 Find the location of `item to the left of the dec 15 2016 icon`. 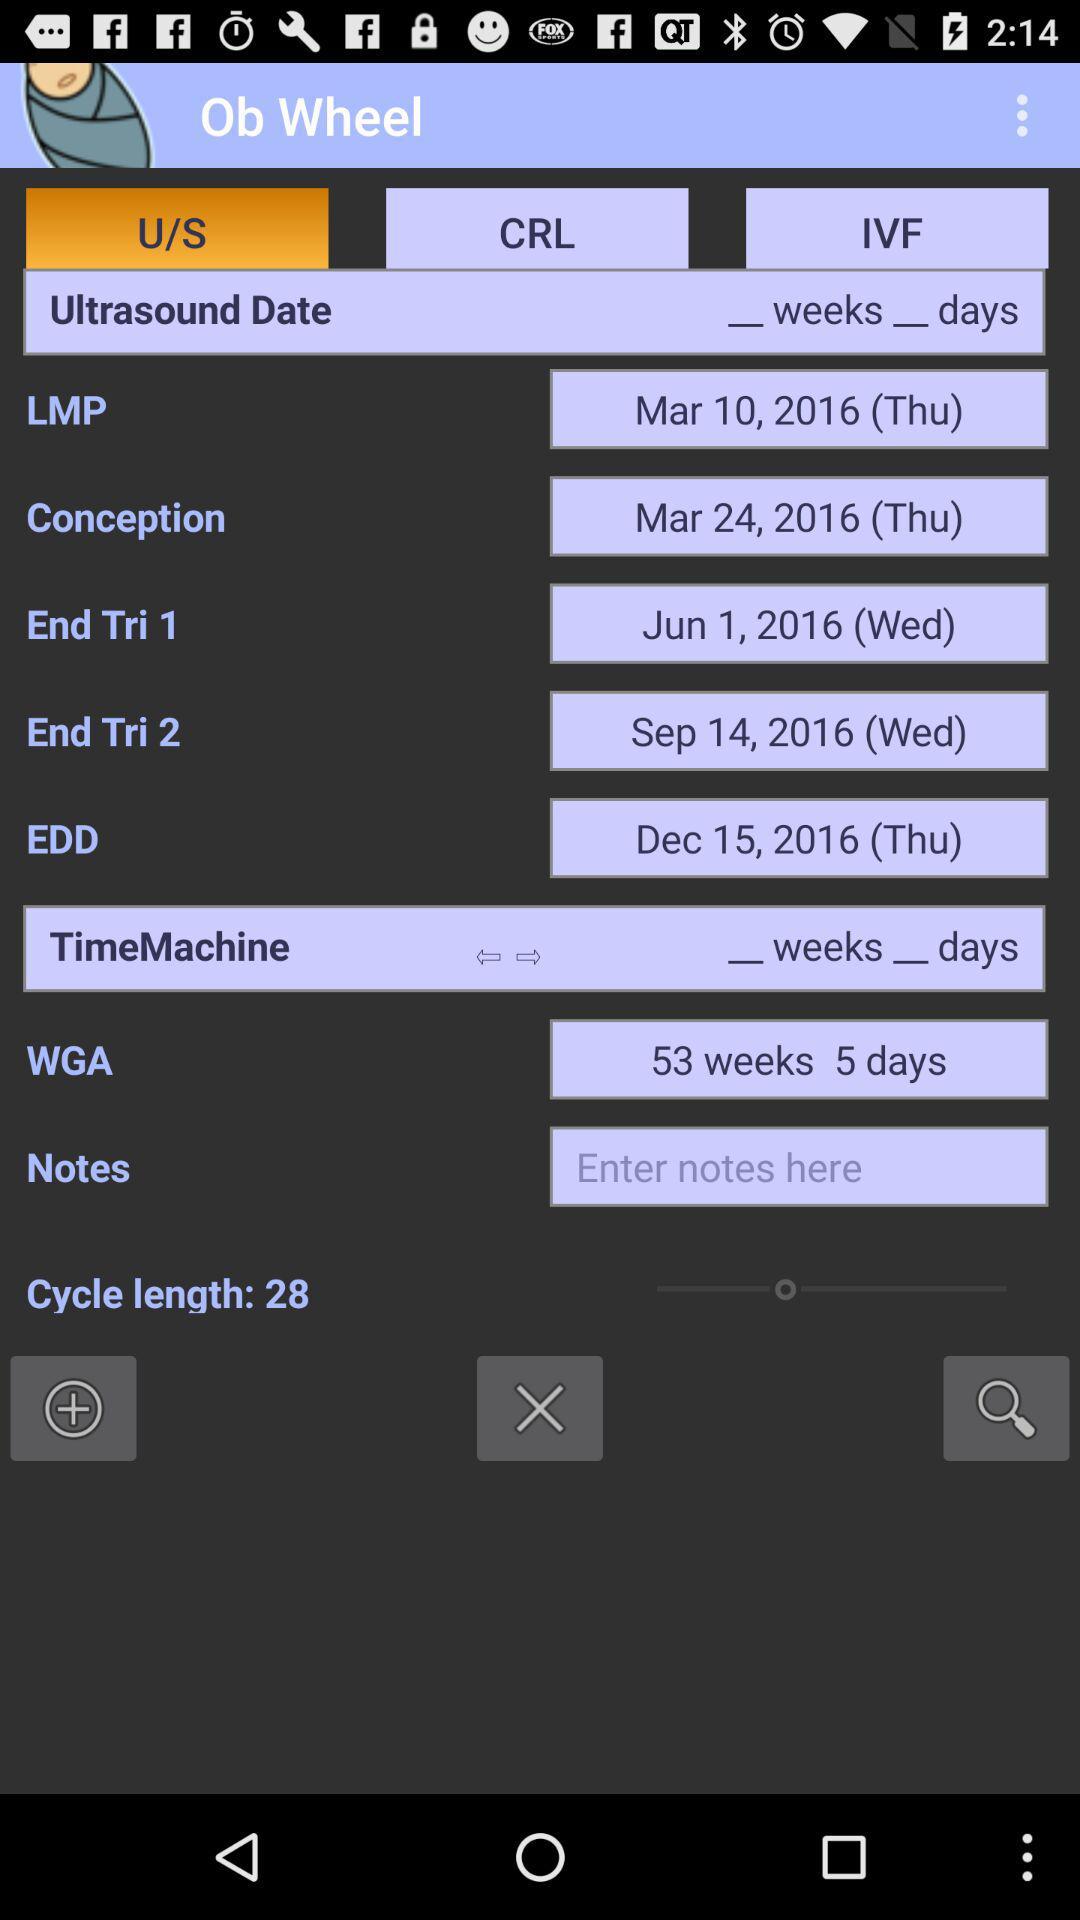

item to the left of the dec 15 2016 icon is located at coordinates (274, 838).